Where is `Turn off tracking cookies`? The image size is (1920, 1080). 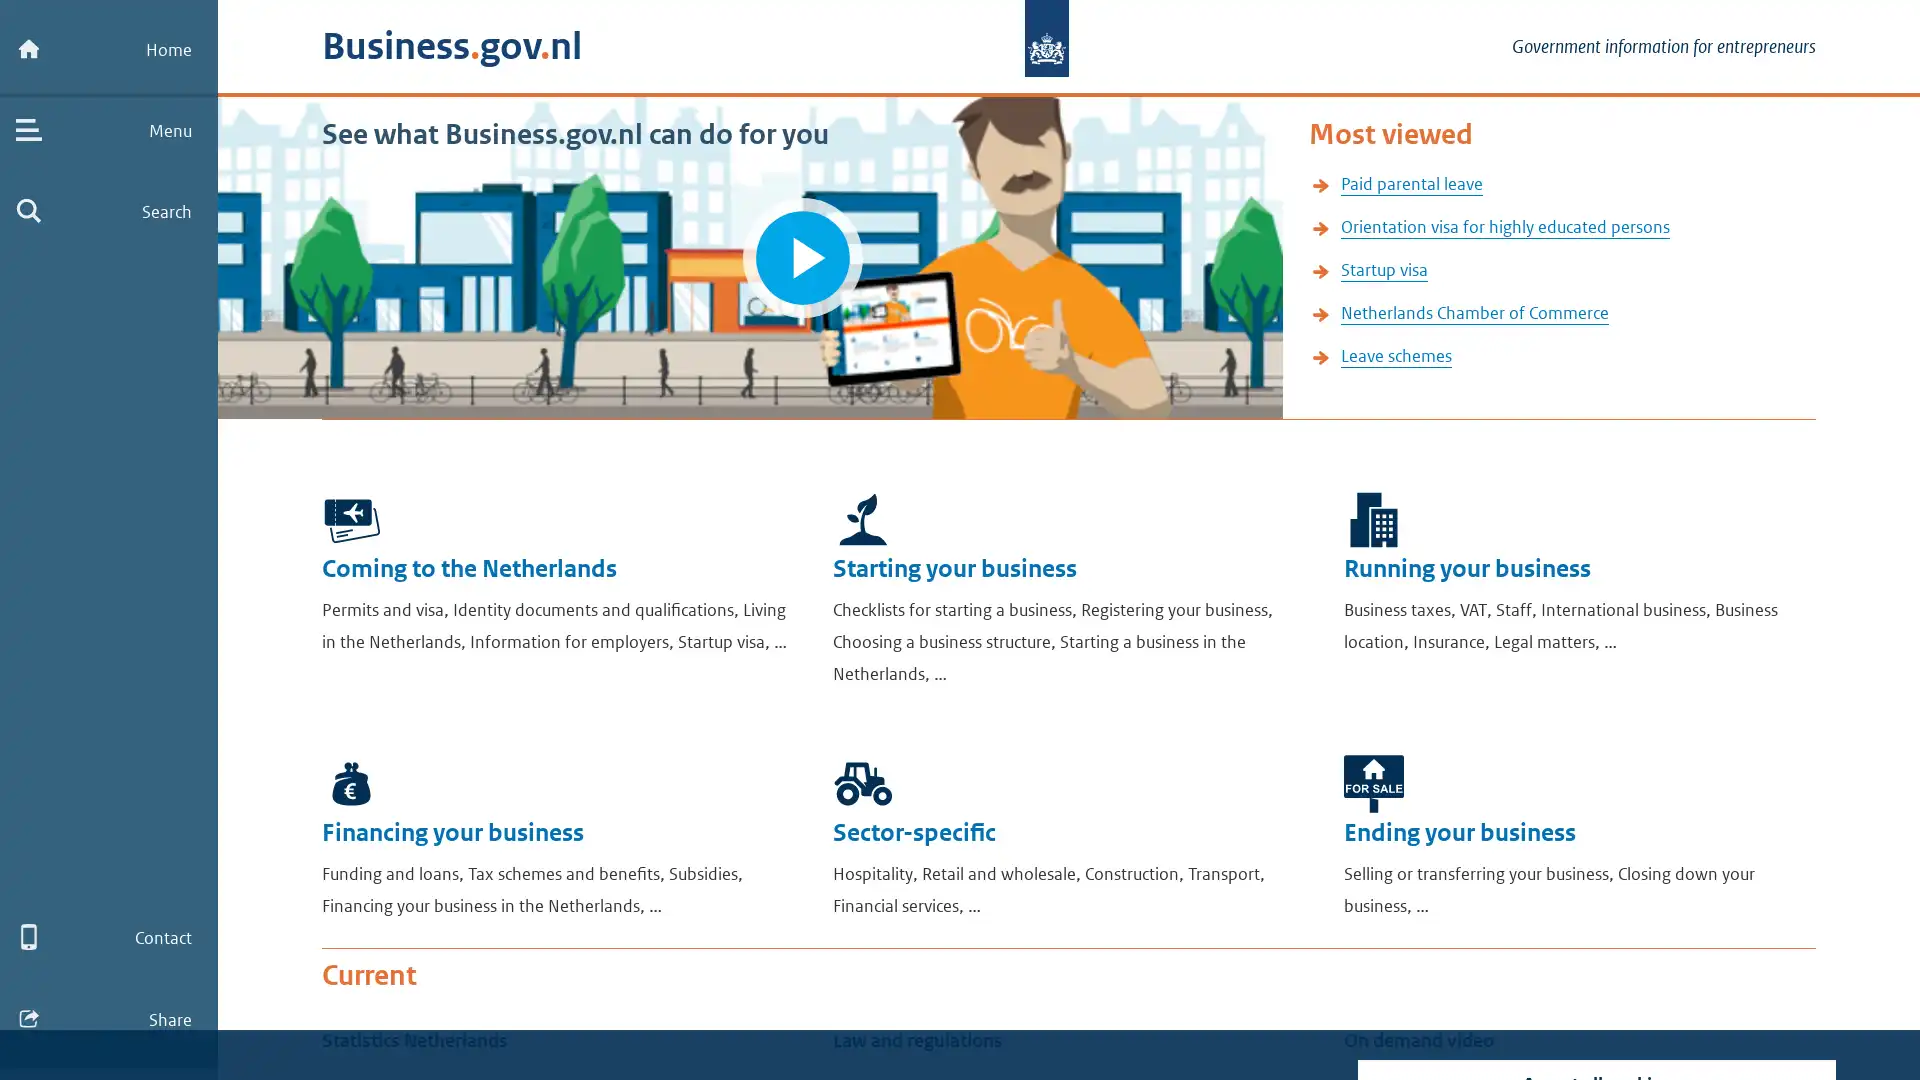 Turn off tracking cookies is located at coordinates (1596, 1014).